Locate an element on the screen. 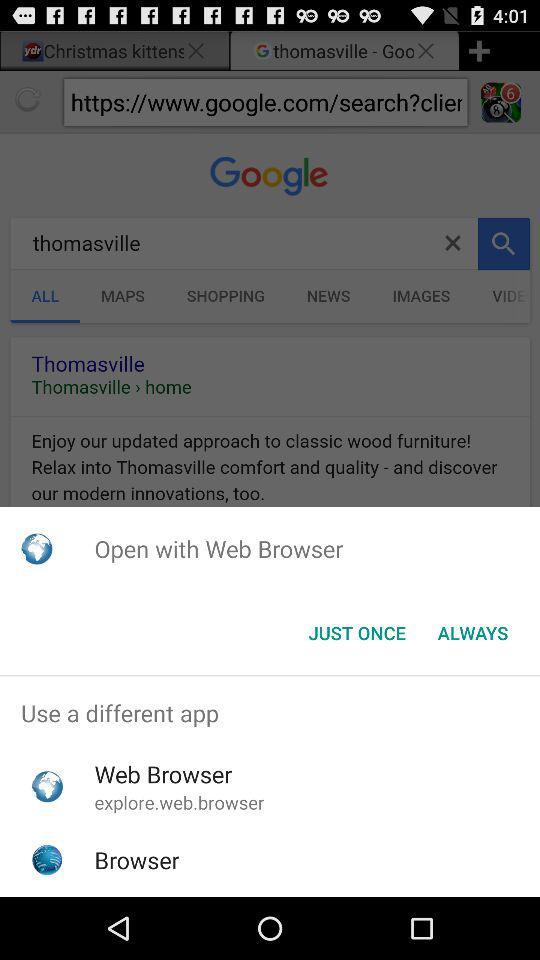 This screenshot has height=960, width=540. the just once is located at coordinates (356, 632).